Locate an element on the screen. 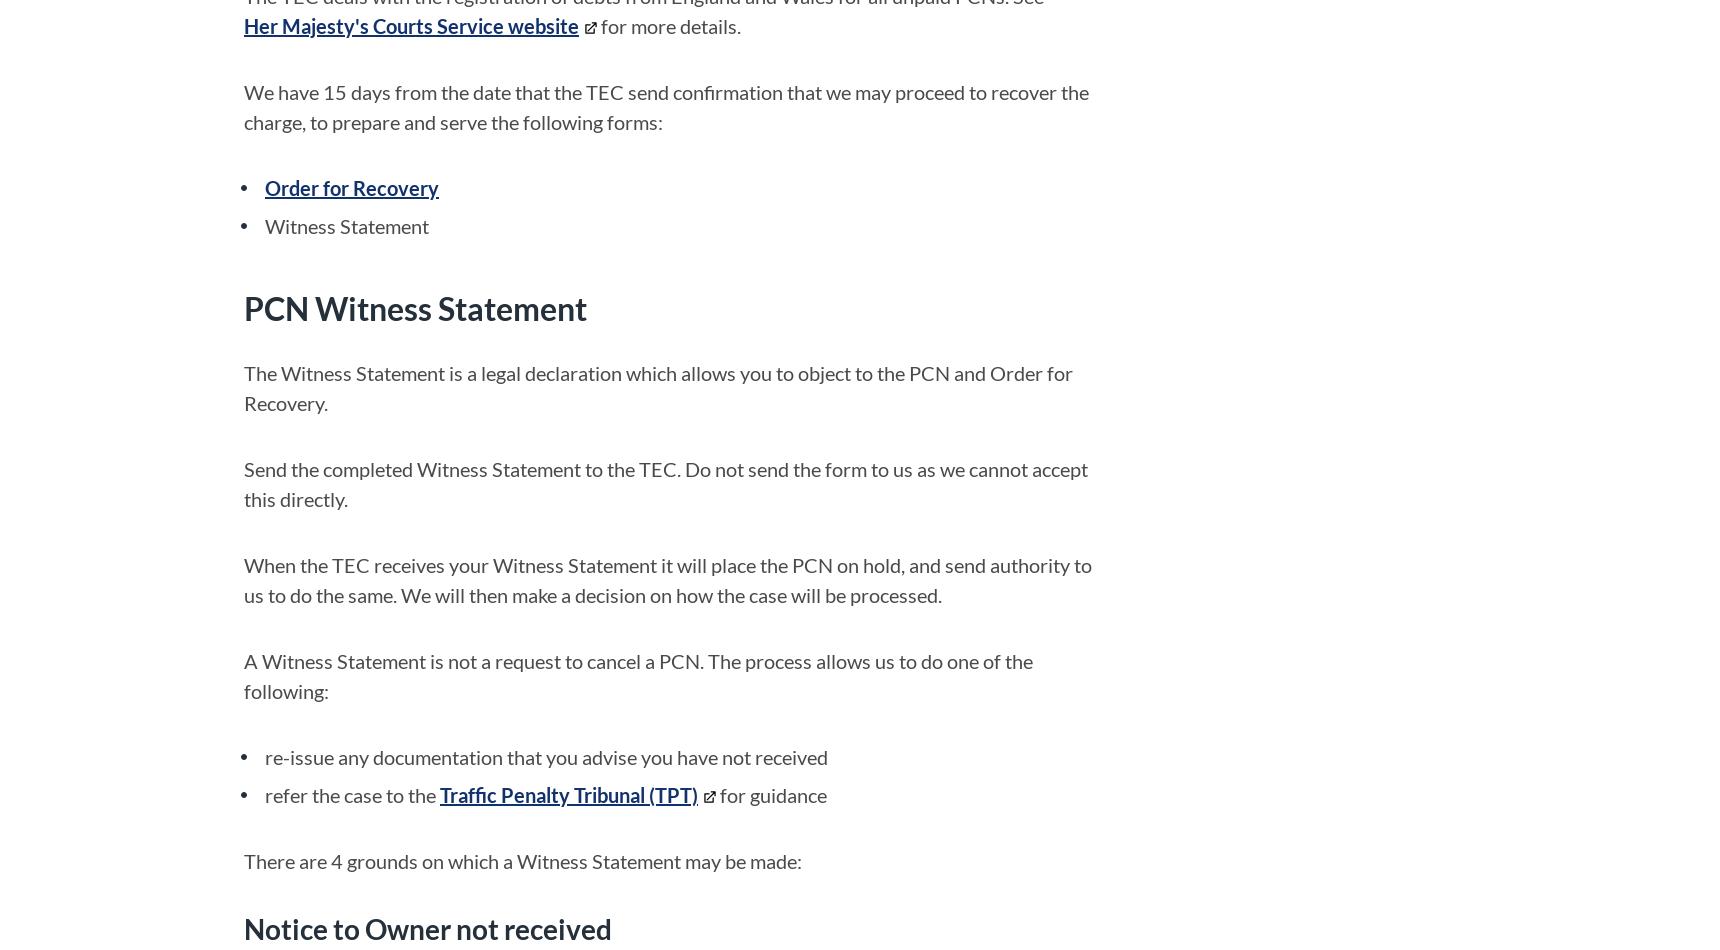 This screenshot has width=1720, height=950. 'Notice to Owner not received' is located at coordinates (427, 926).